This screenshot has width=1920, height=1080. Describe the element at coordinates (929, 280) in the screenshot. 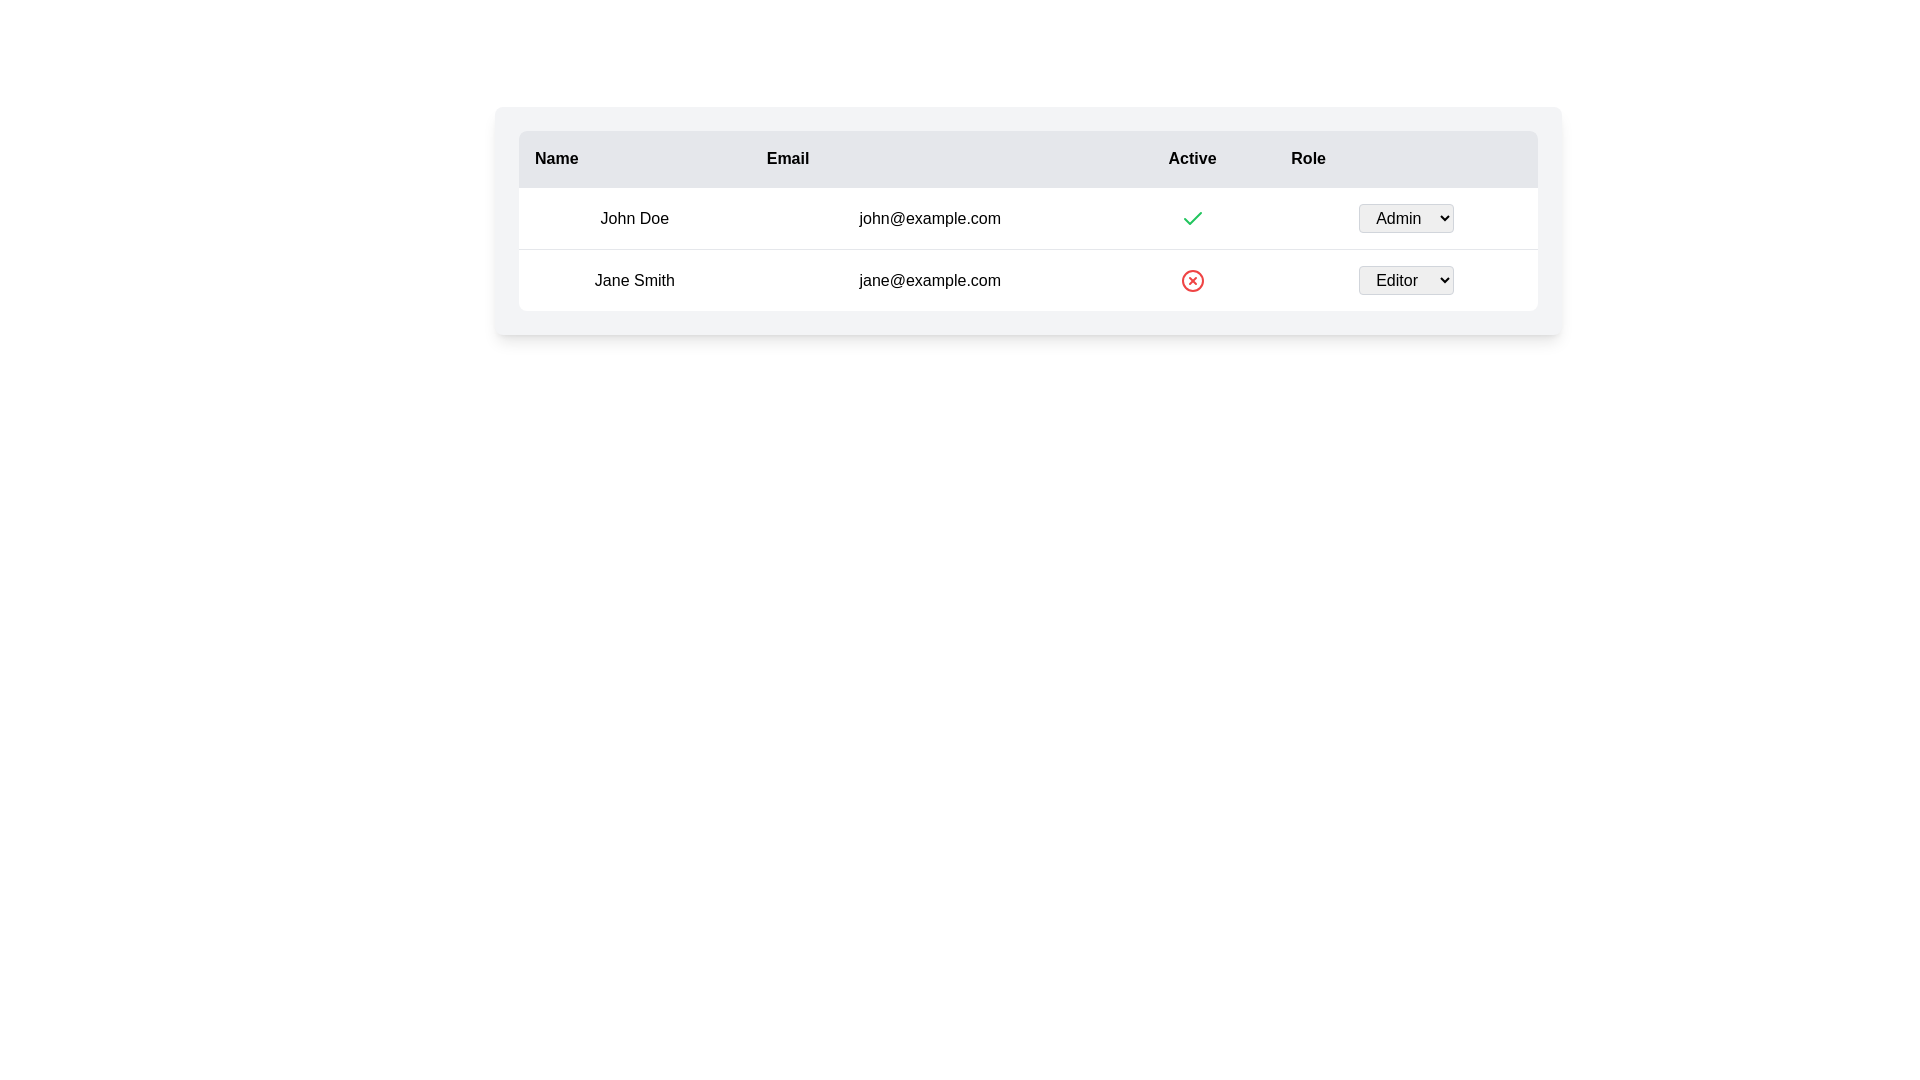

I see `the static text element displaying 'jane@example.com', which is located in the second row of the table under the 'Email' column` at that location.